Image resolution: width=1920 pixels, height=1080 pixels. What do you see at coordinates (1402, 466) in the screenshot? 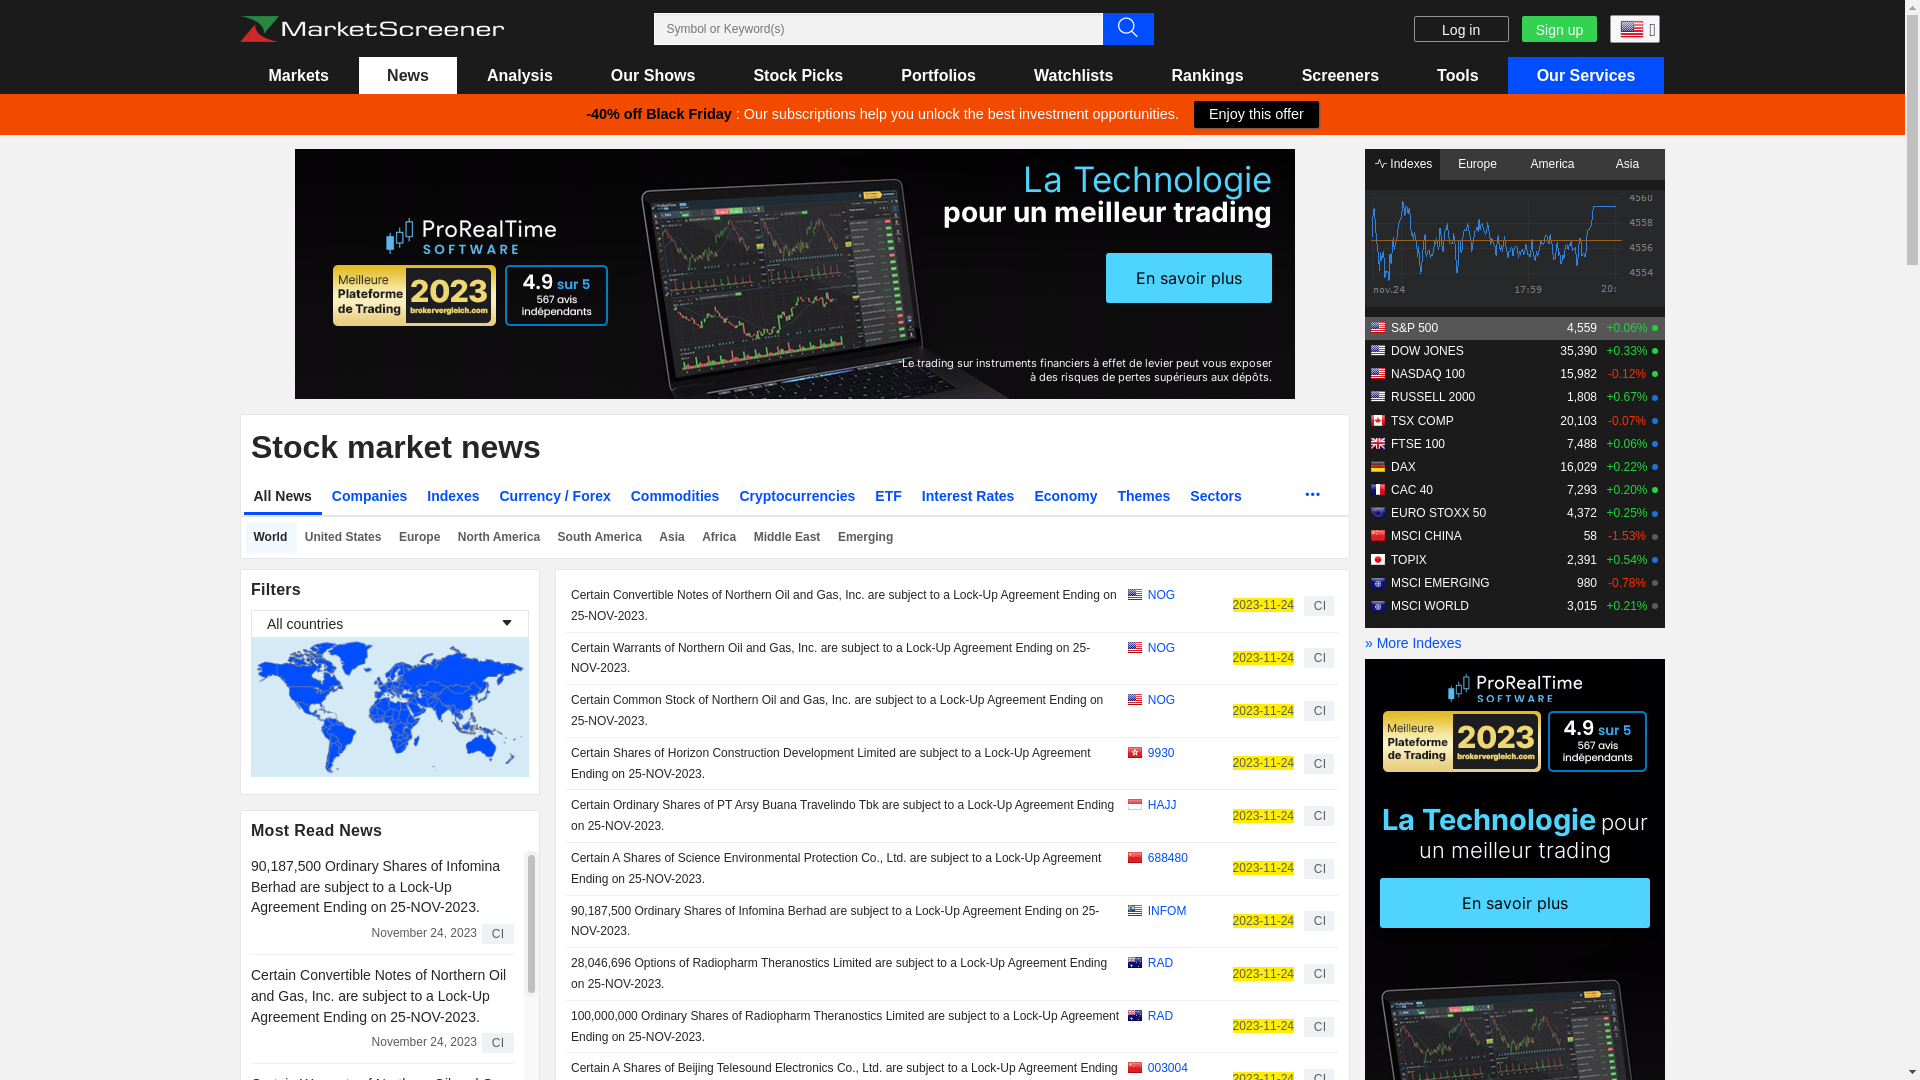
I see `'DAX'` at bounding box center [1402, 466].